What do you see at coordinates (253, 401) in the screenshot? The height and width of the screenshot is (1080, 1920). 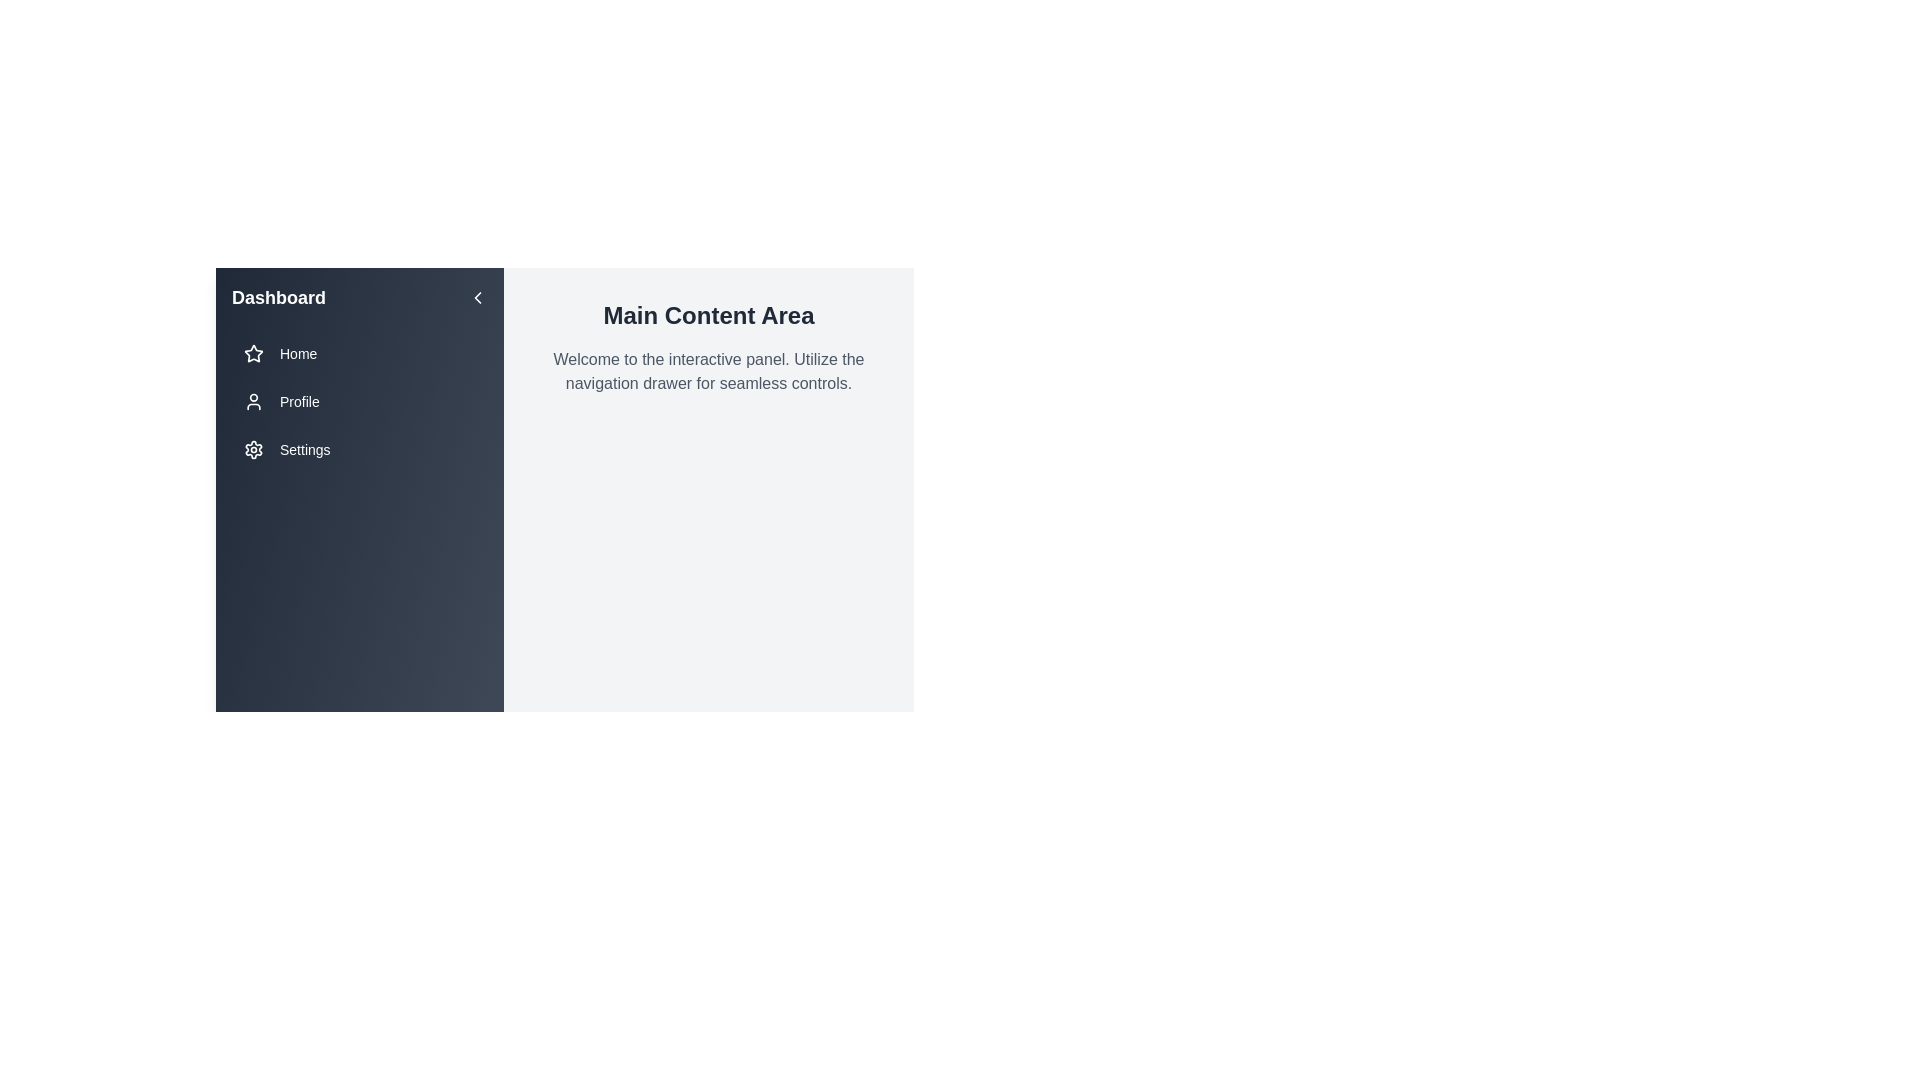 I see `the user icon in the sidebar menu, which is a minimalist graphic with a circular head and semi-circular body outline, located left of the 'Profile' text` at bounding box center [253, 401].